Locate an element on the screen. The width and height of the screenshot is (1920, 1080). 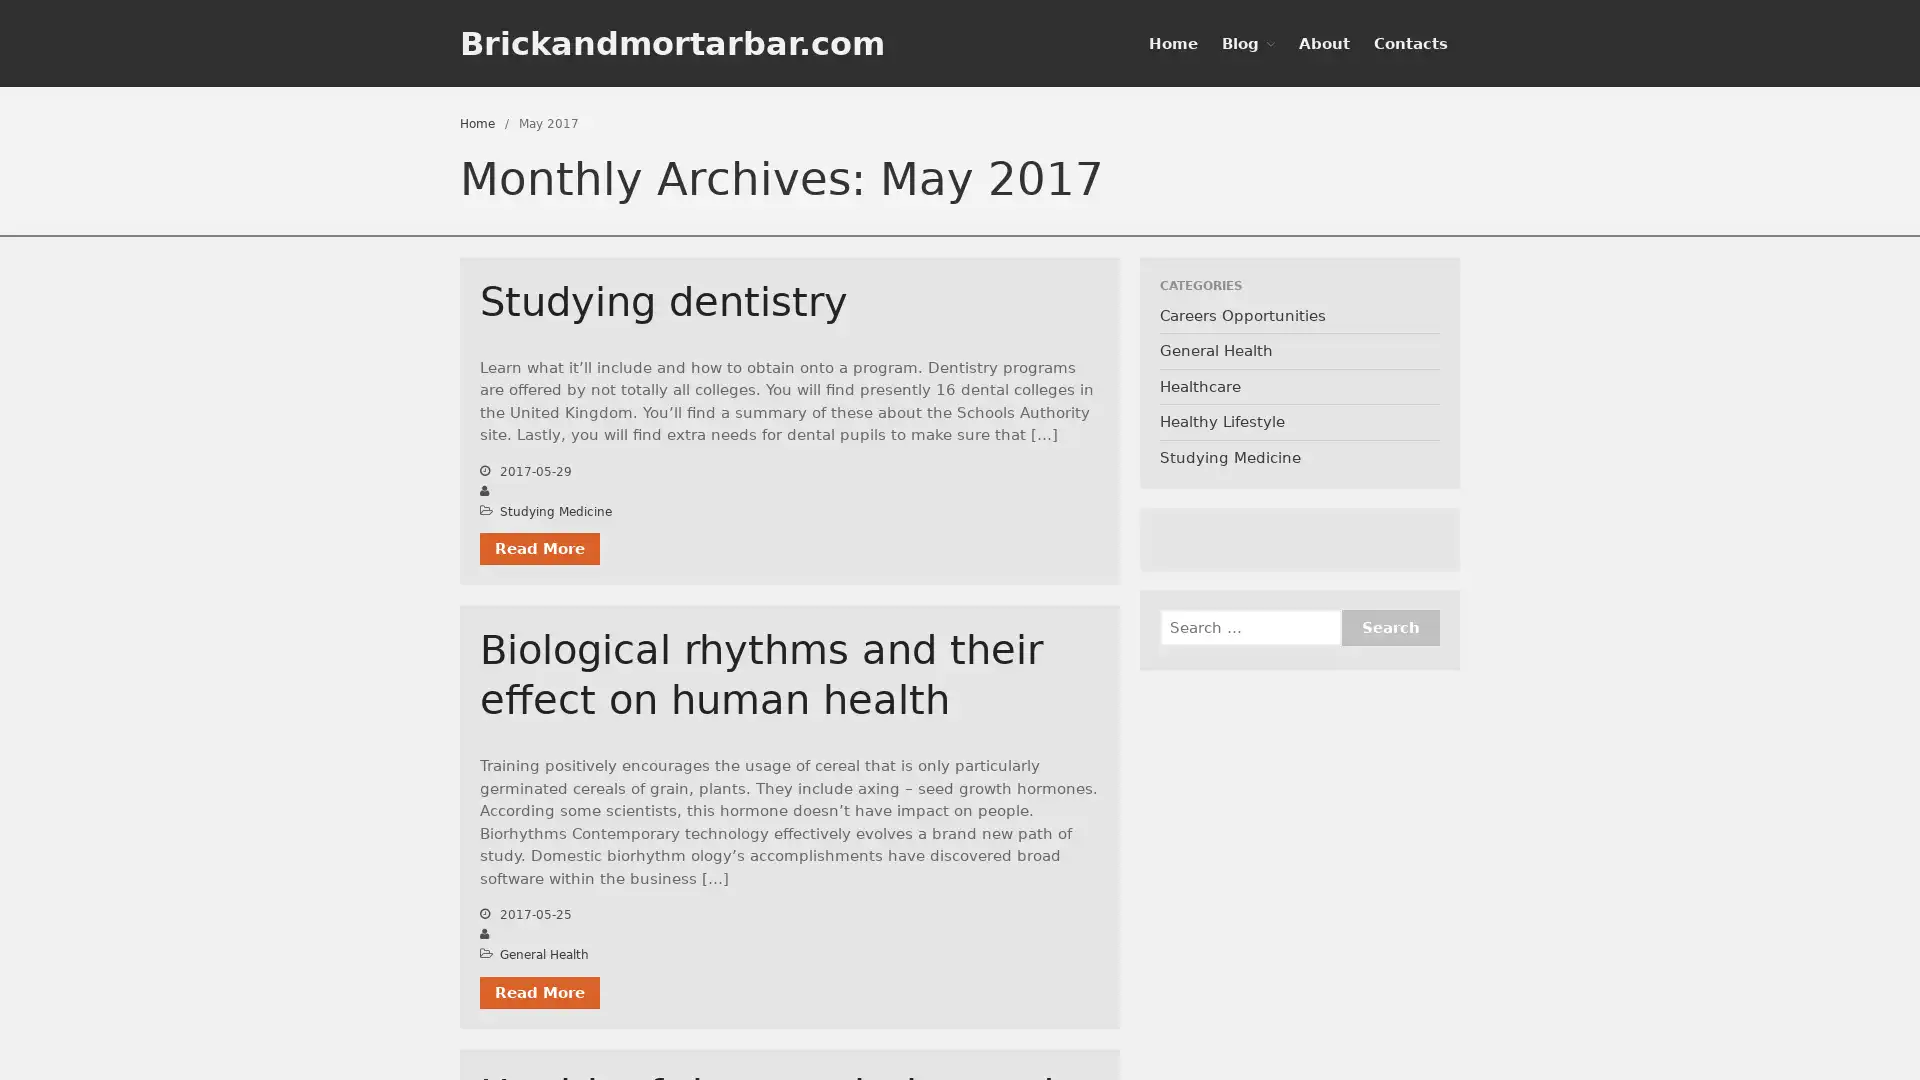
Search is located at coordinates (1800, 405).